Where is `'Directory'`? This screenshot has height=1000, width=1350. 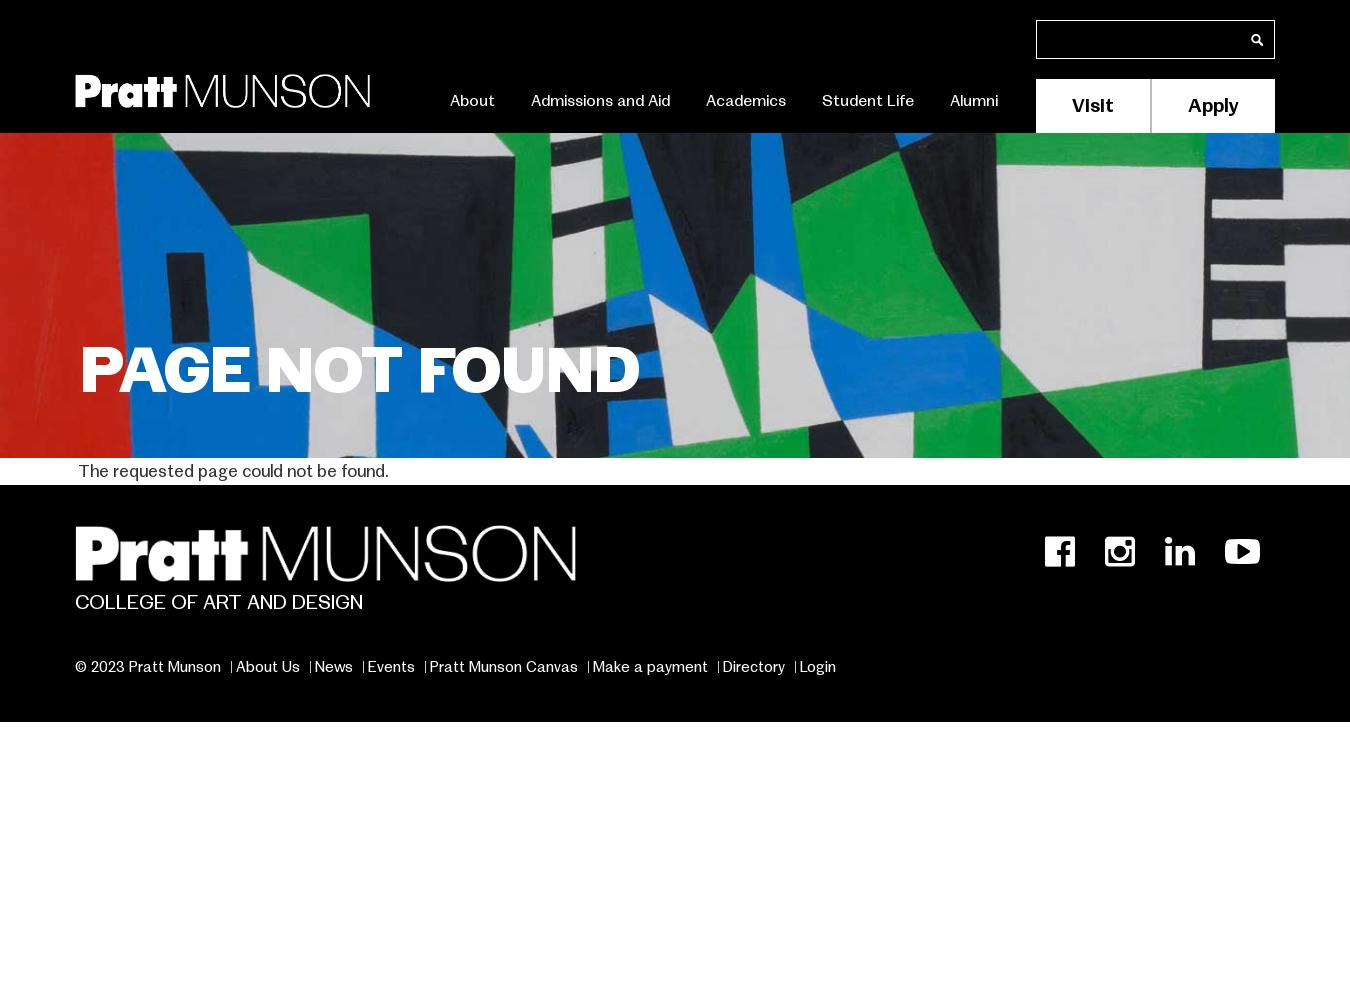
'Directory' is located at coordinates (722, 666).